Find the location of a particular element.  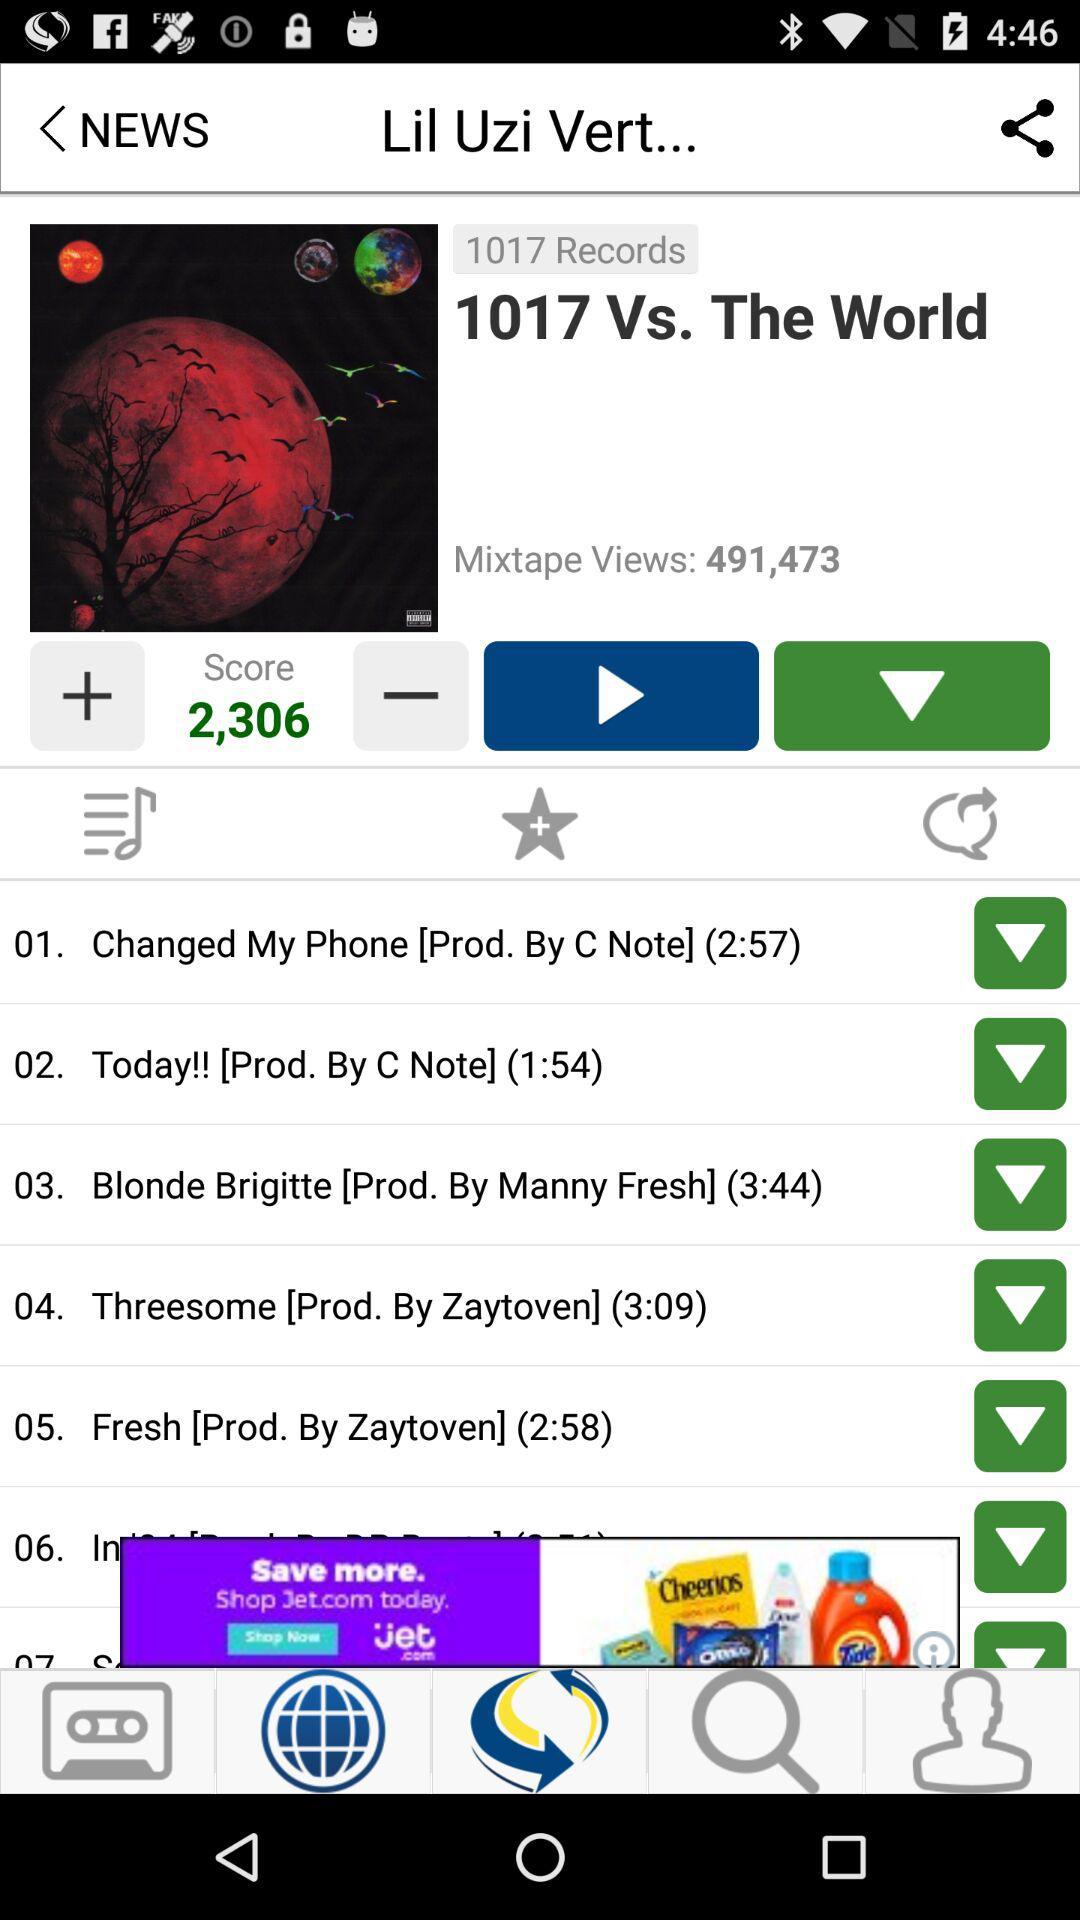

send a message is located at coordinates (959, 823).